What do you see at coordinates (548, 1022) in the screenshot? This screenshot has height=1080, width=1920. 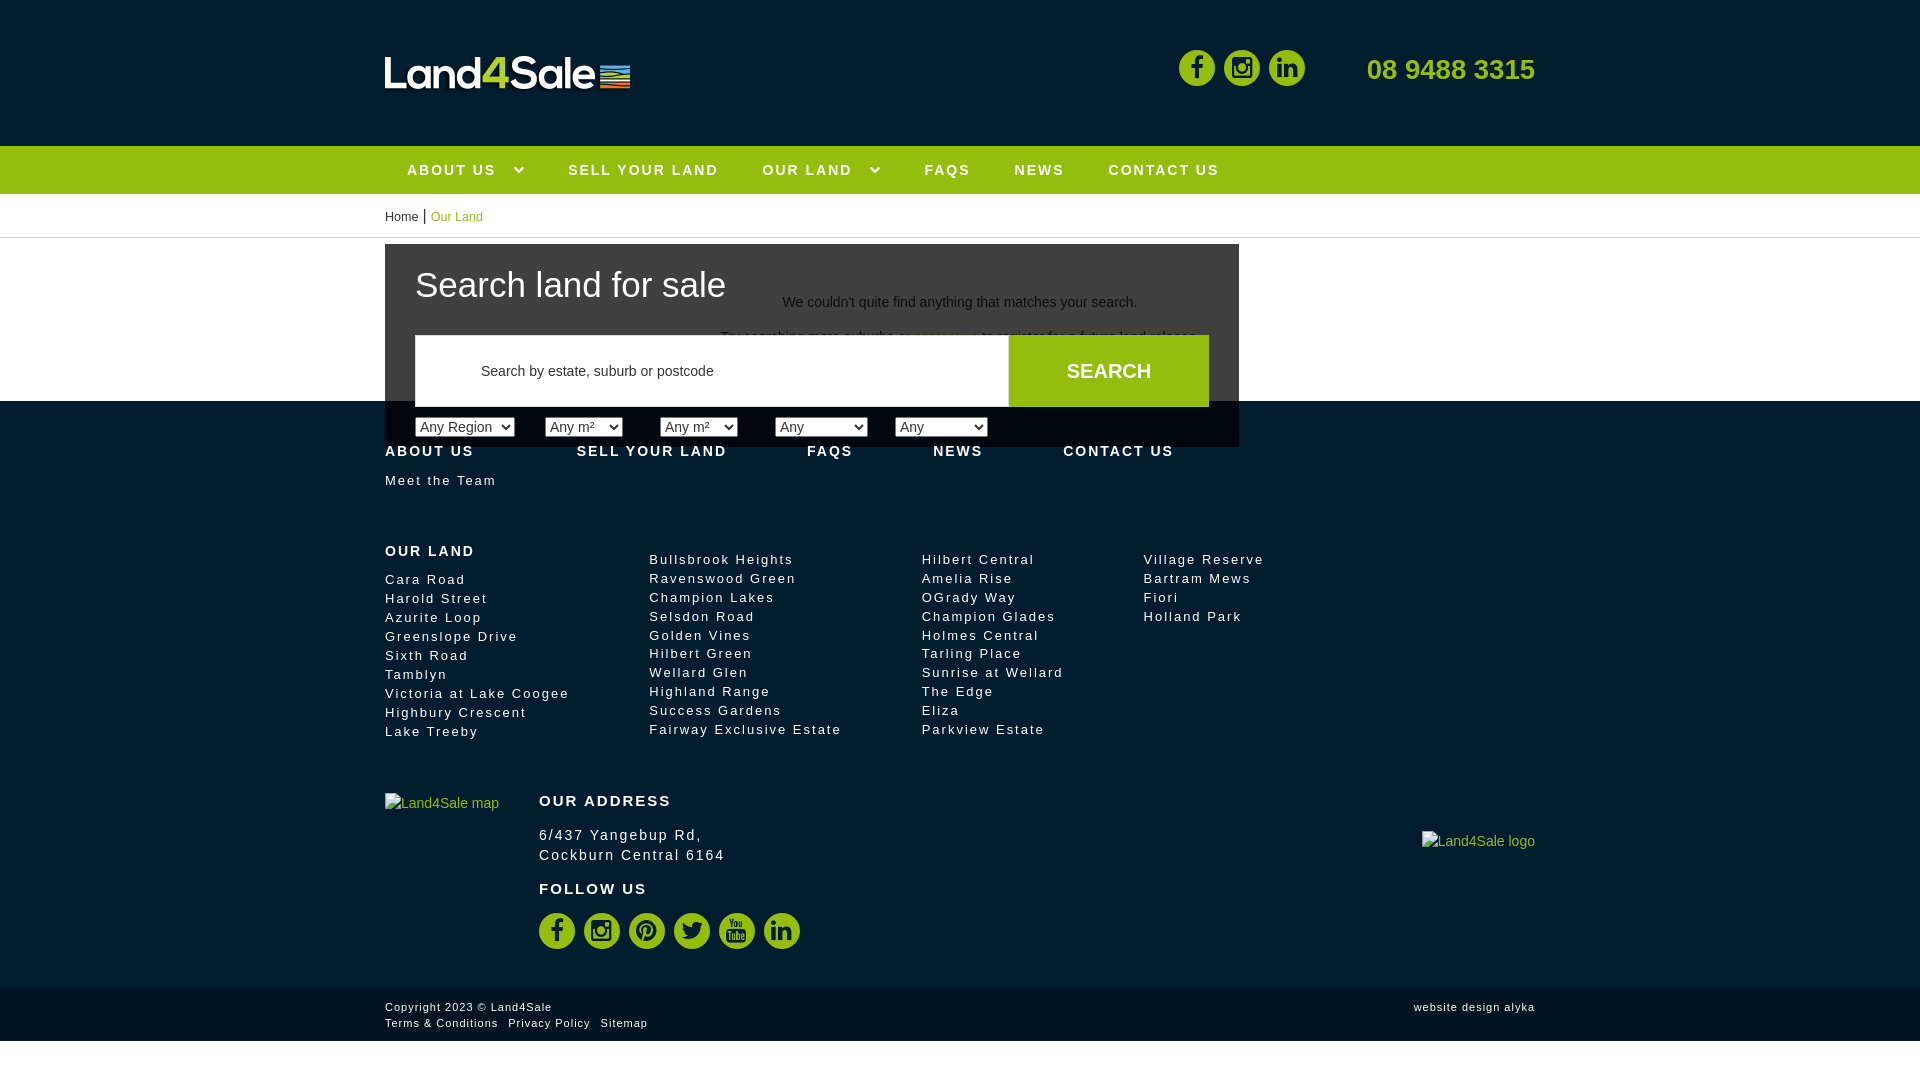 I see `'Privacy Policy'` at bounding box center [548, 1022].